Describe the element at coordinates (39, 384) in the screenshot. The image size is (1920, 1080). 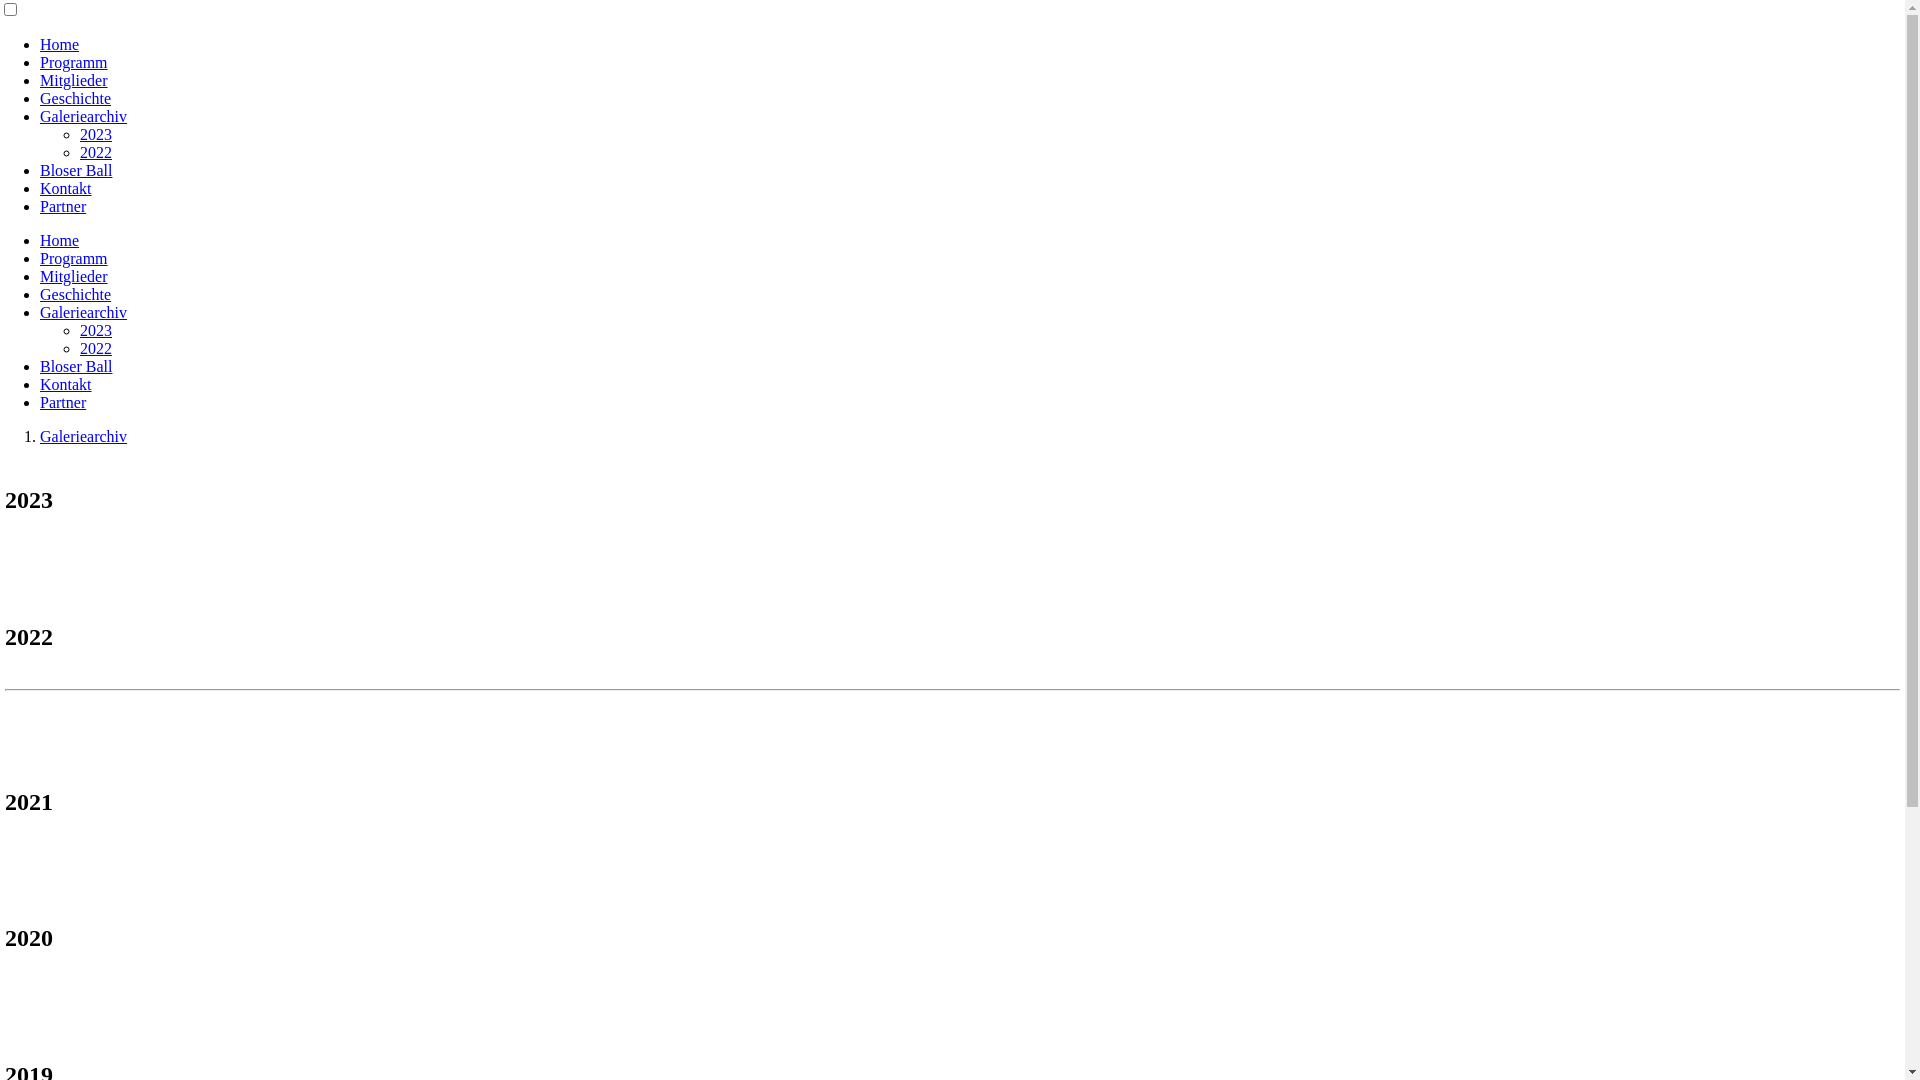
I see `'Kontakt'` at that location.